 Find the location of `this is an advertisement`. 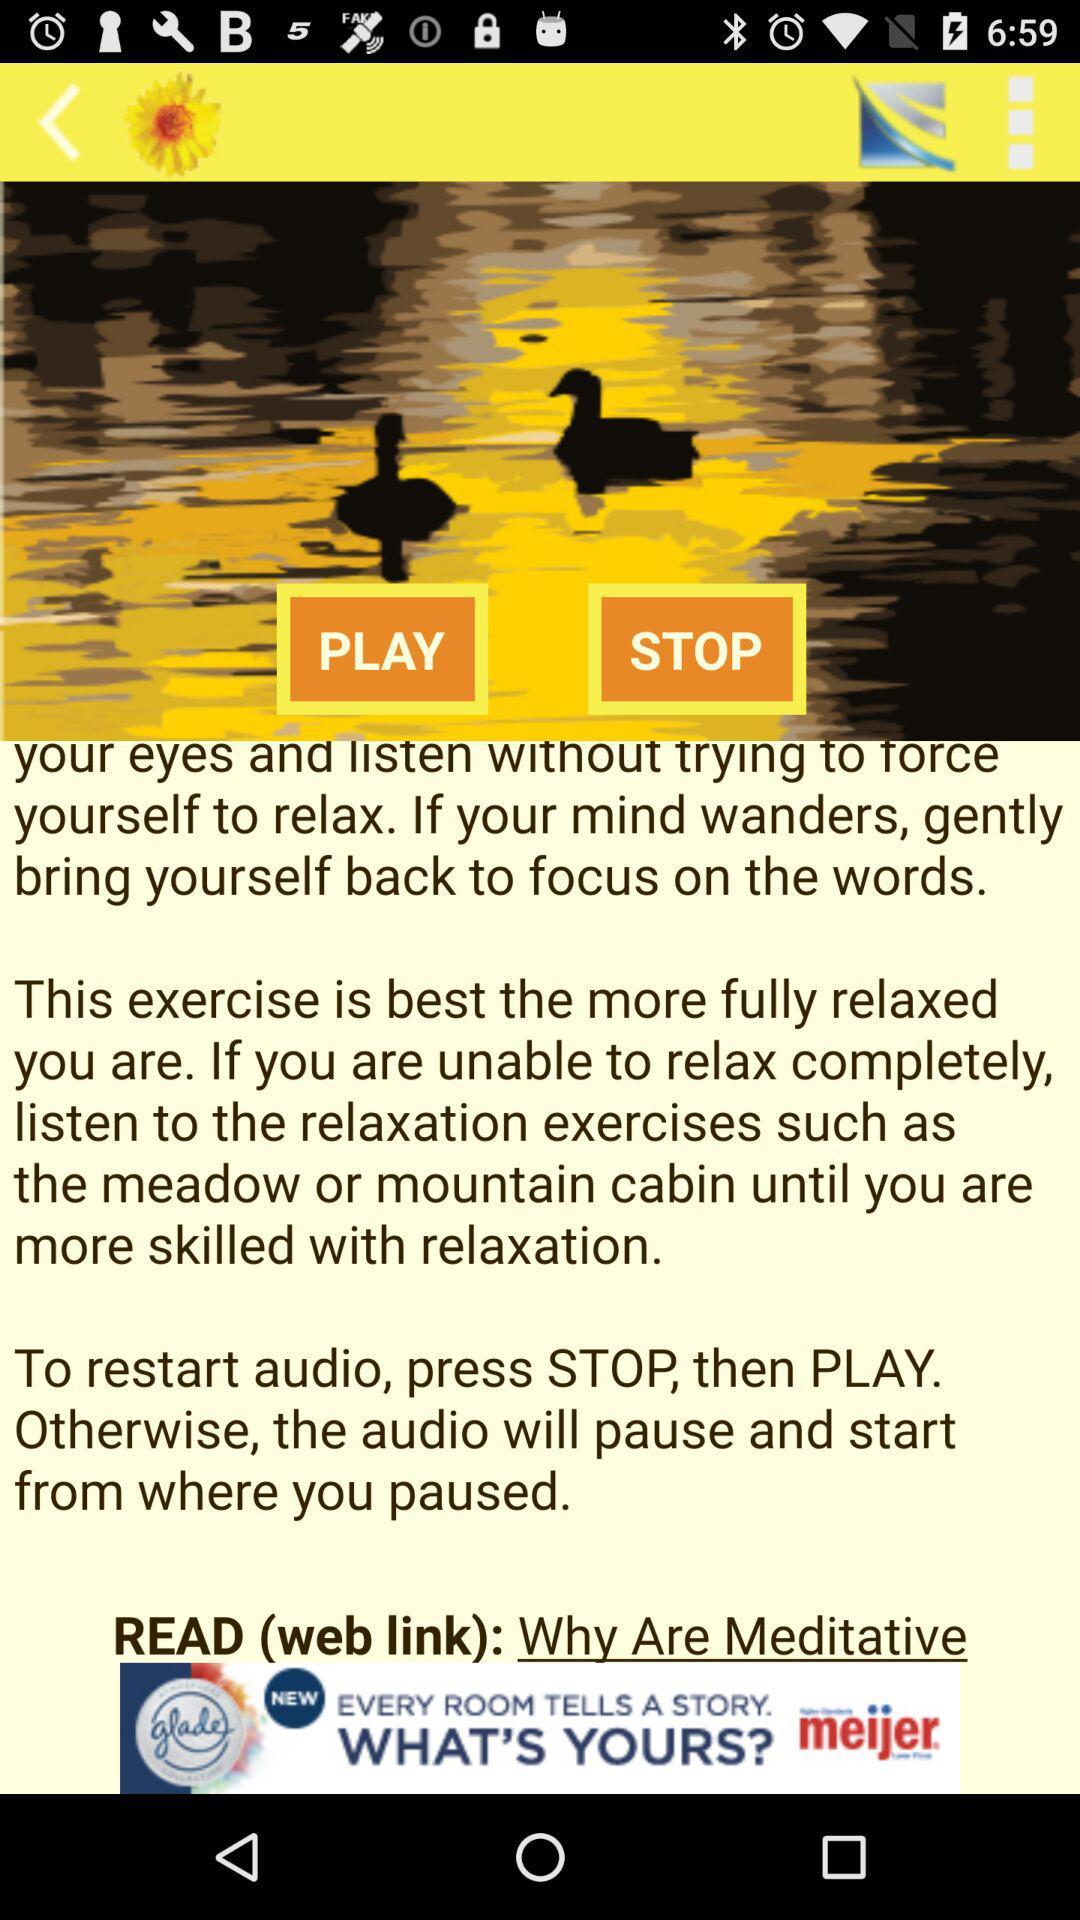

this is an advertisement is located at coordinates (540, 1727).